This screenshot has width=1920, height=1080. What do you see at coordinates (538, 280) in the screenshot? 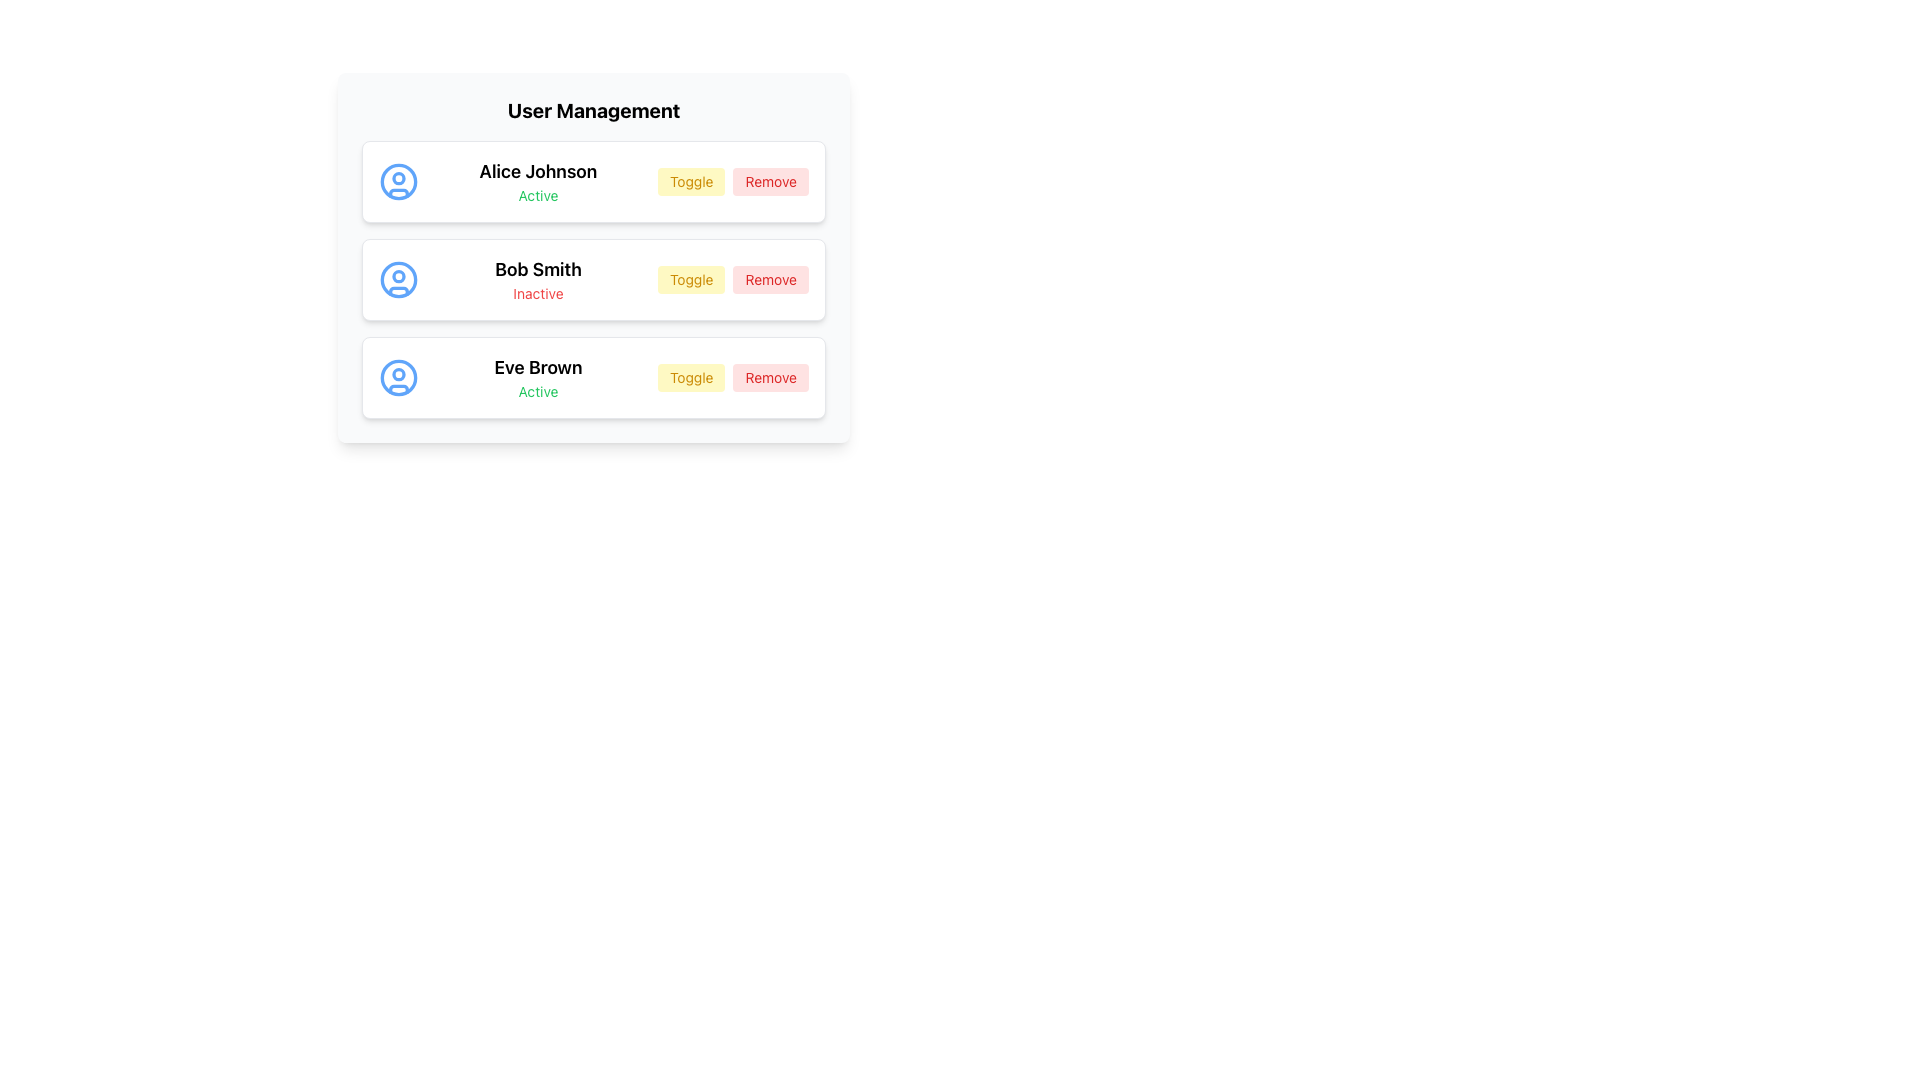
I see `the text block displaying user details with the name 'Bob Smith' and status 'Inactive', which is the second item in a vertical list of user entries` at bounding box center [538, 280].